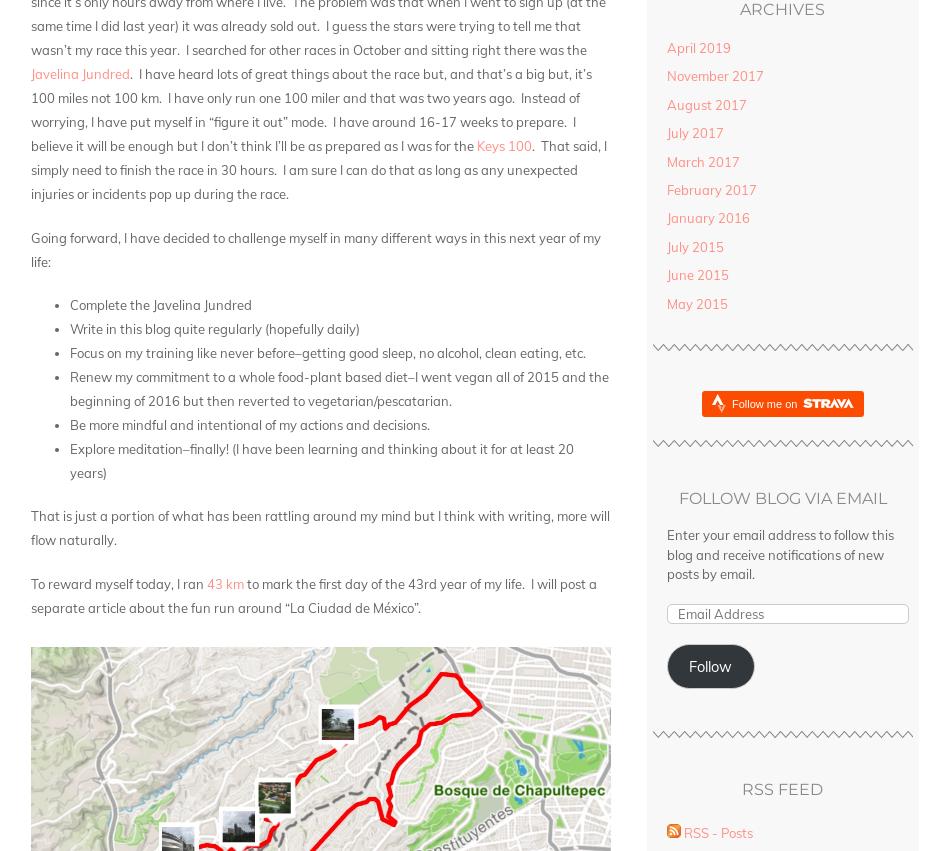 The image size is (950, 851). I want to click on 'Be more mindful and intentional of my actions and decisions.', so click(70, 422).